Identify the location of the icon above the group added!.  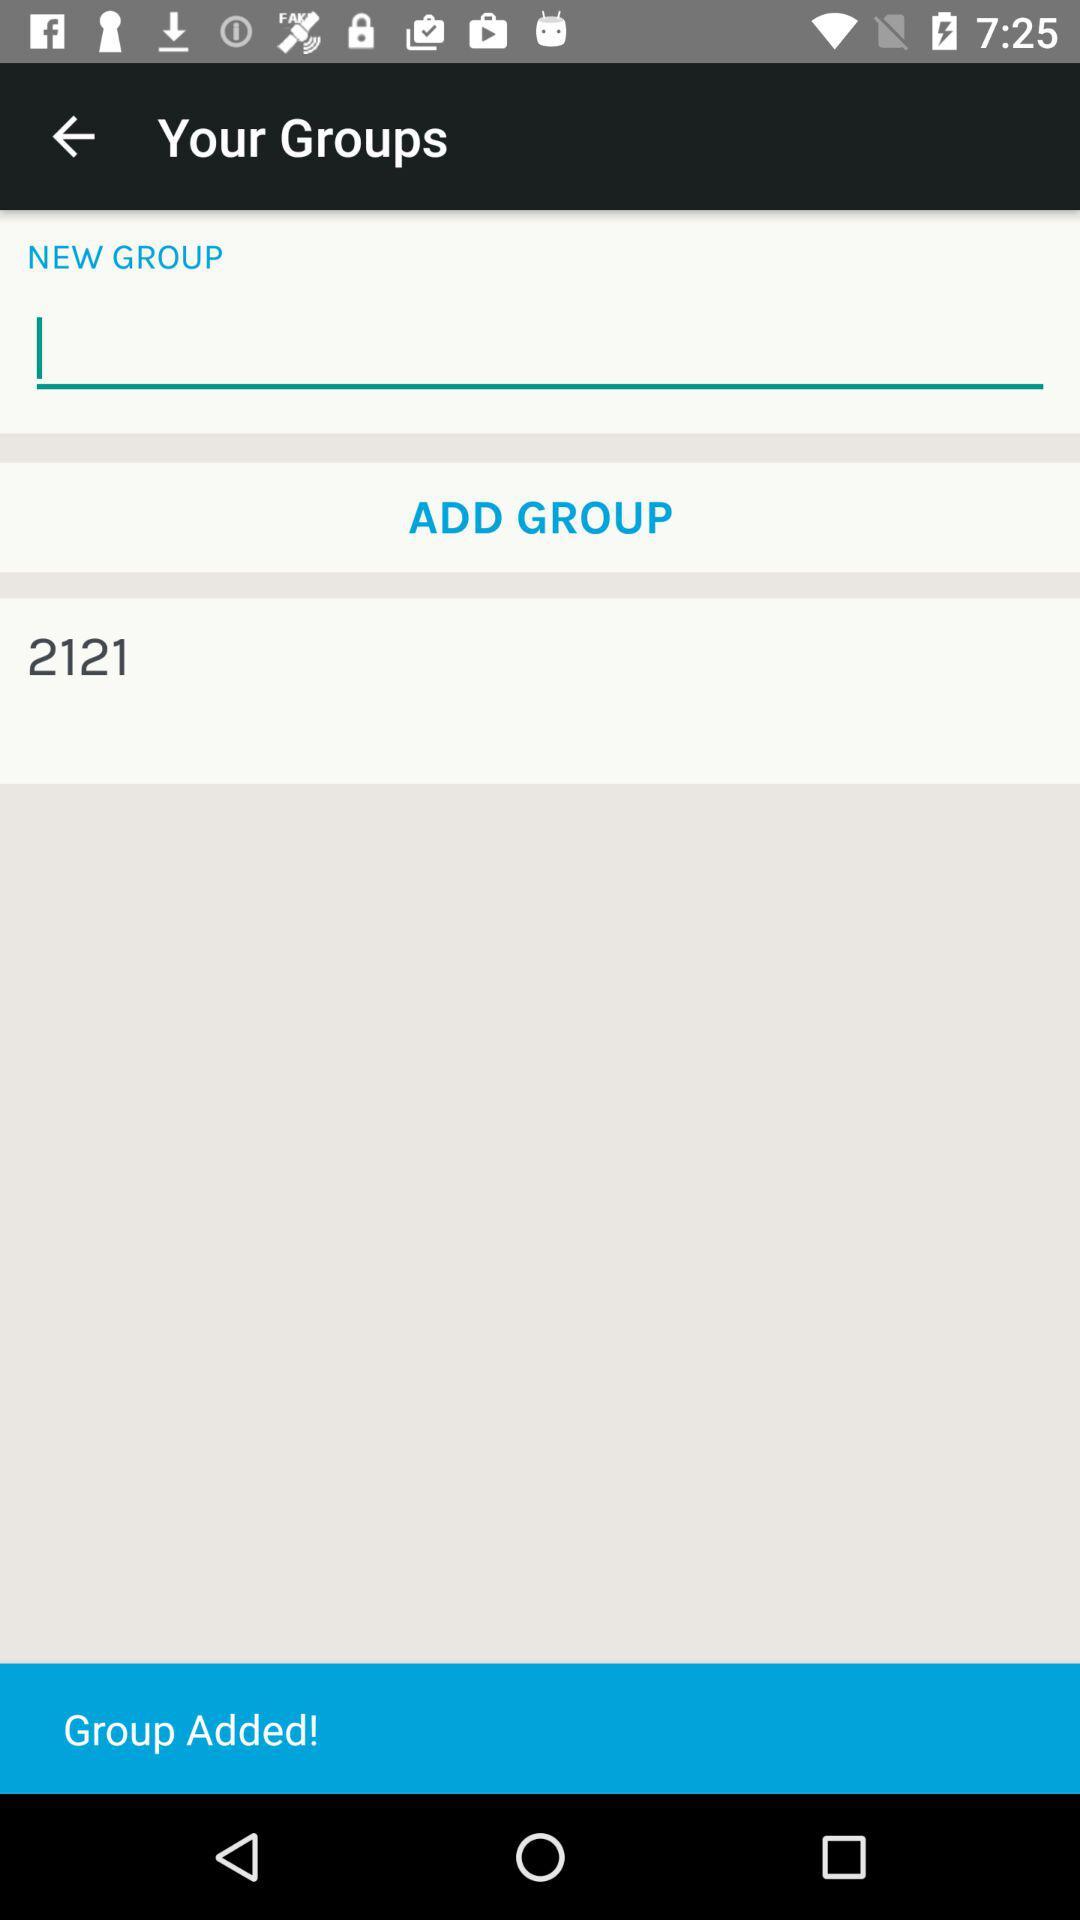
(76, 657).